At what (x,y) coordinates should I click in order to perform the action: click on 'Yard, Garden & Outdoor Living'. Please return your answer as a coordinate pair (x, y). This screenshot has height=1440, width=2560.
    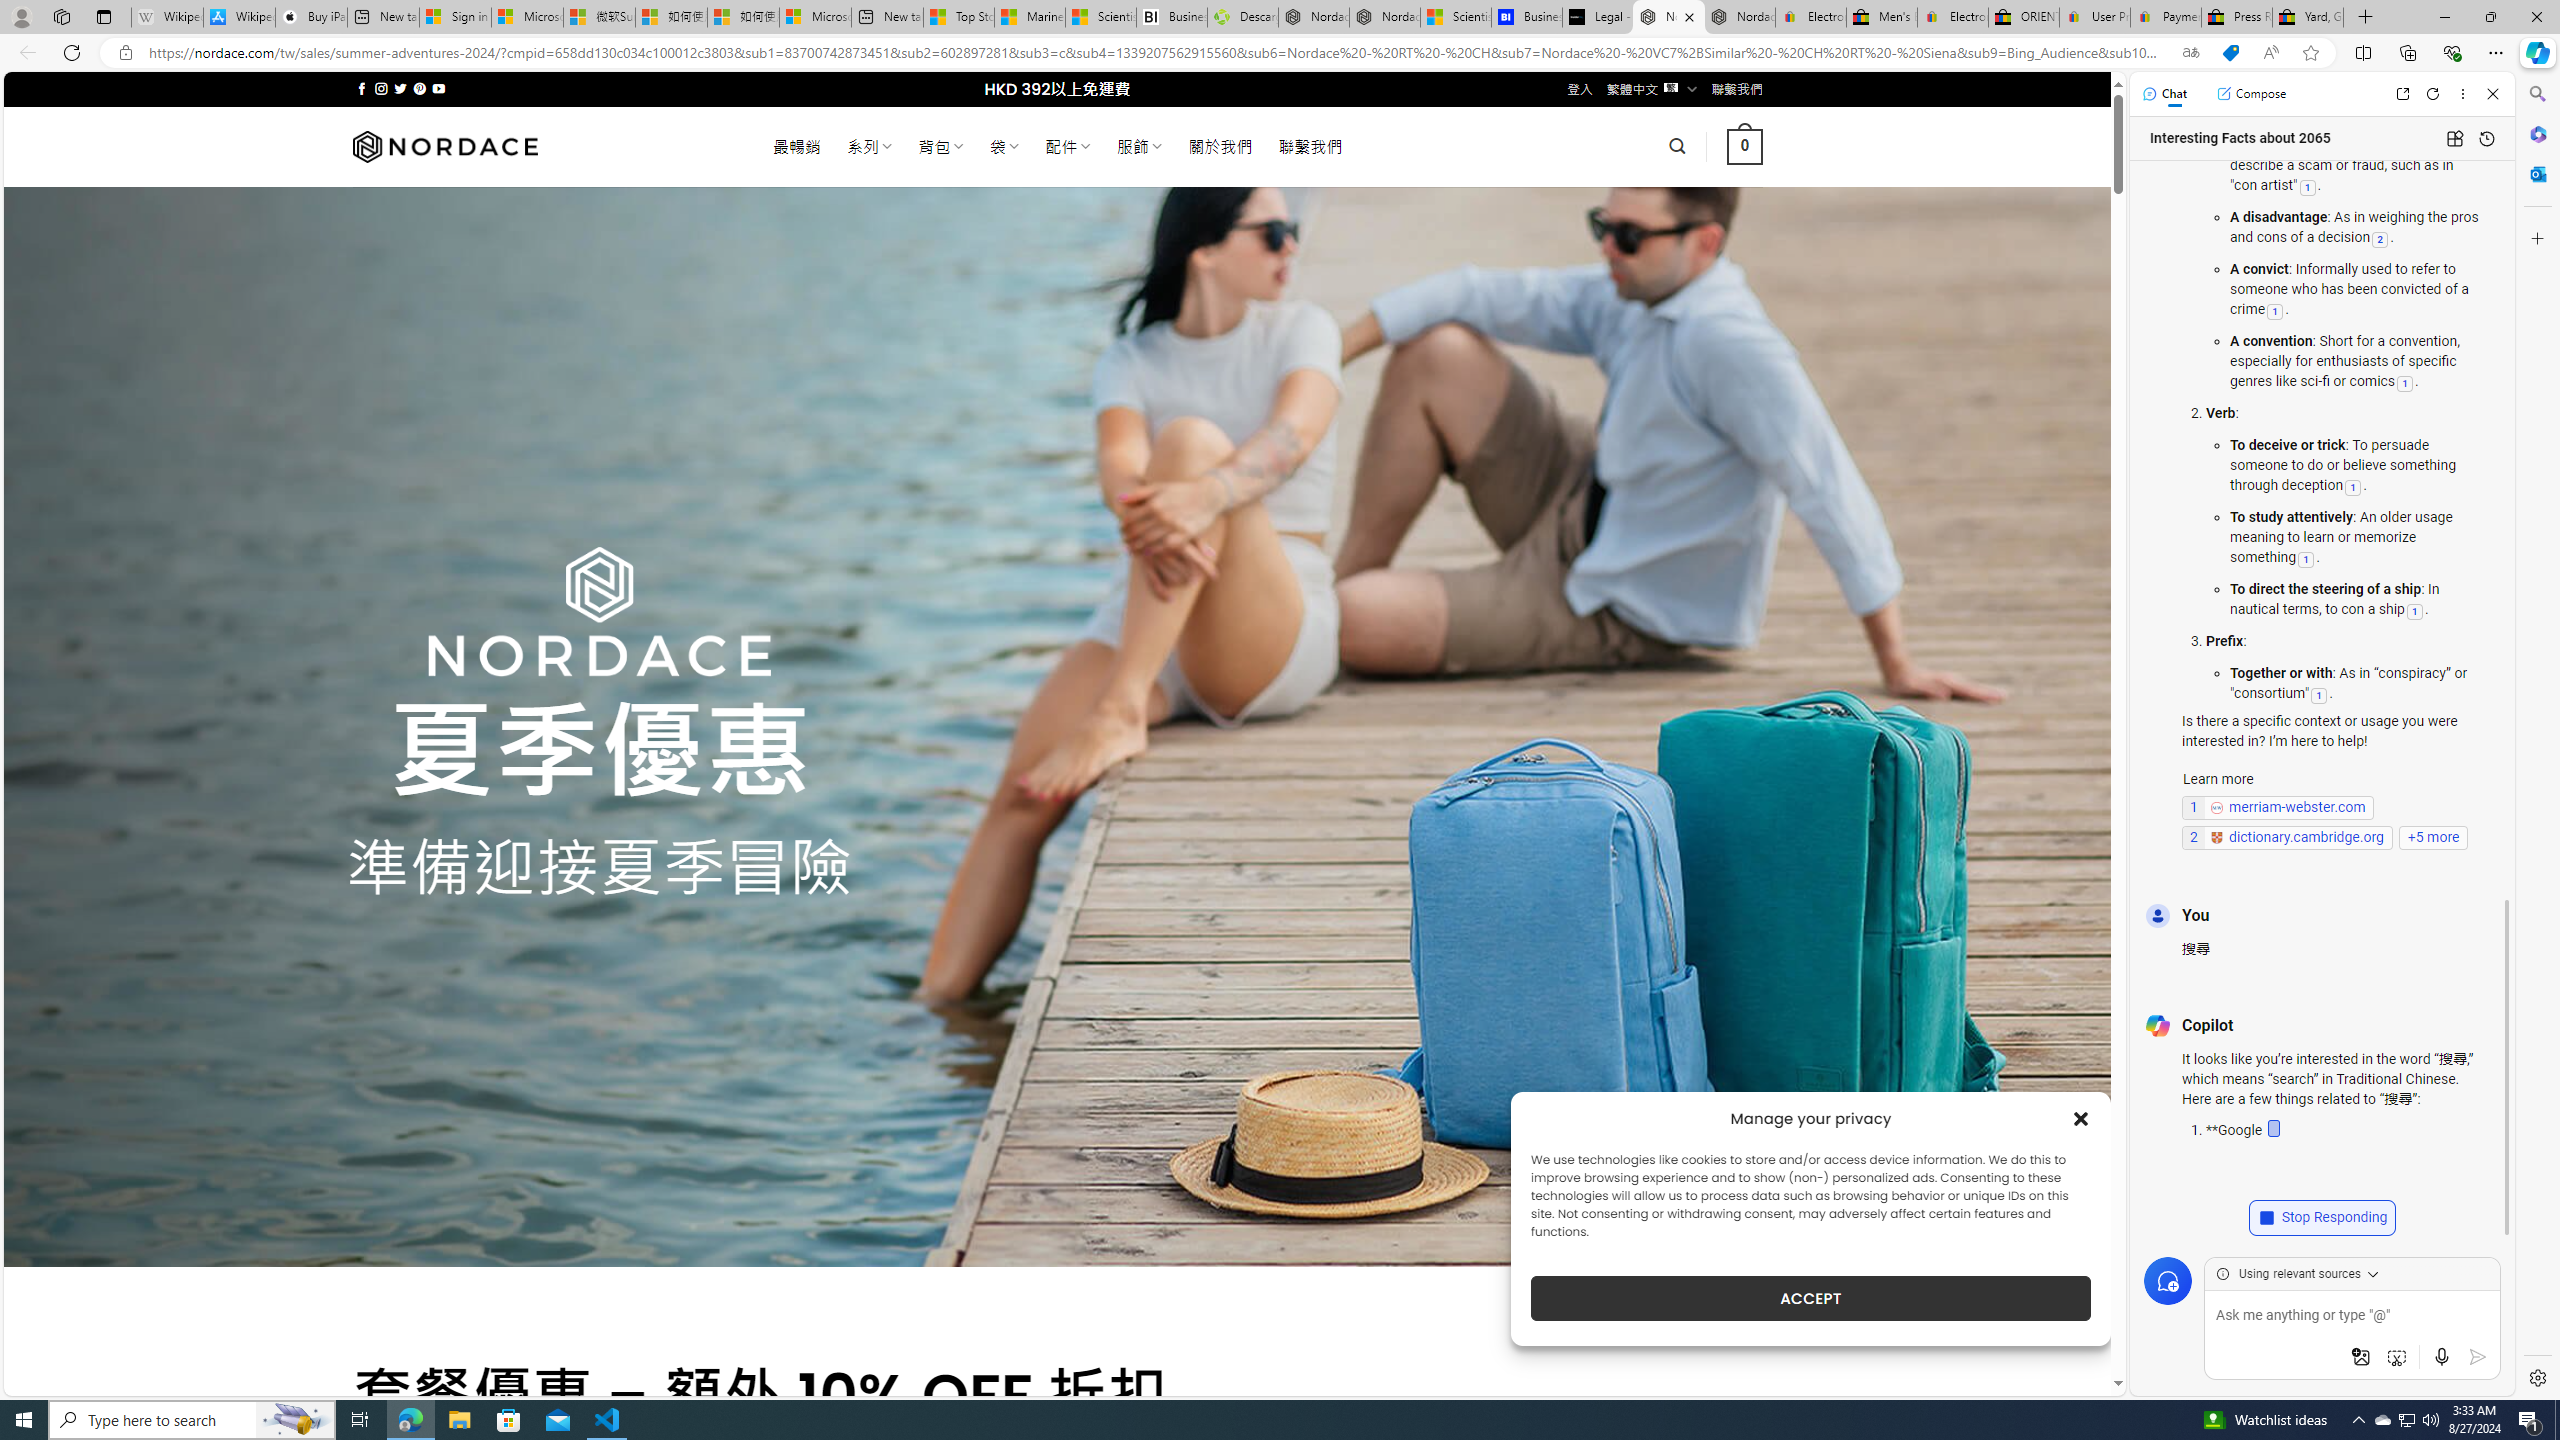
    Looking at the image, I should click on (2307, 16).